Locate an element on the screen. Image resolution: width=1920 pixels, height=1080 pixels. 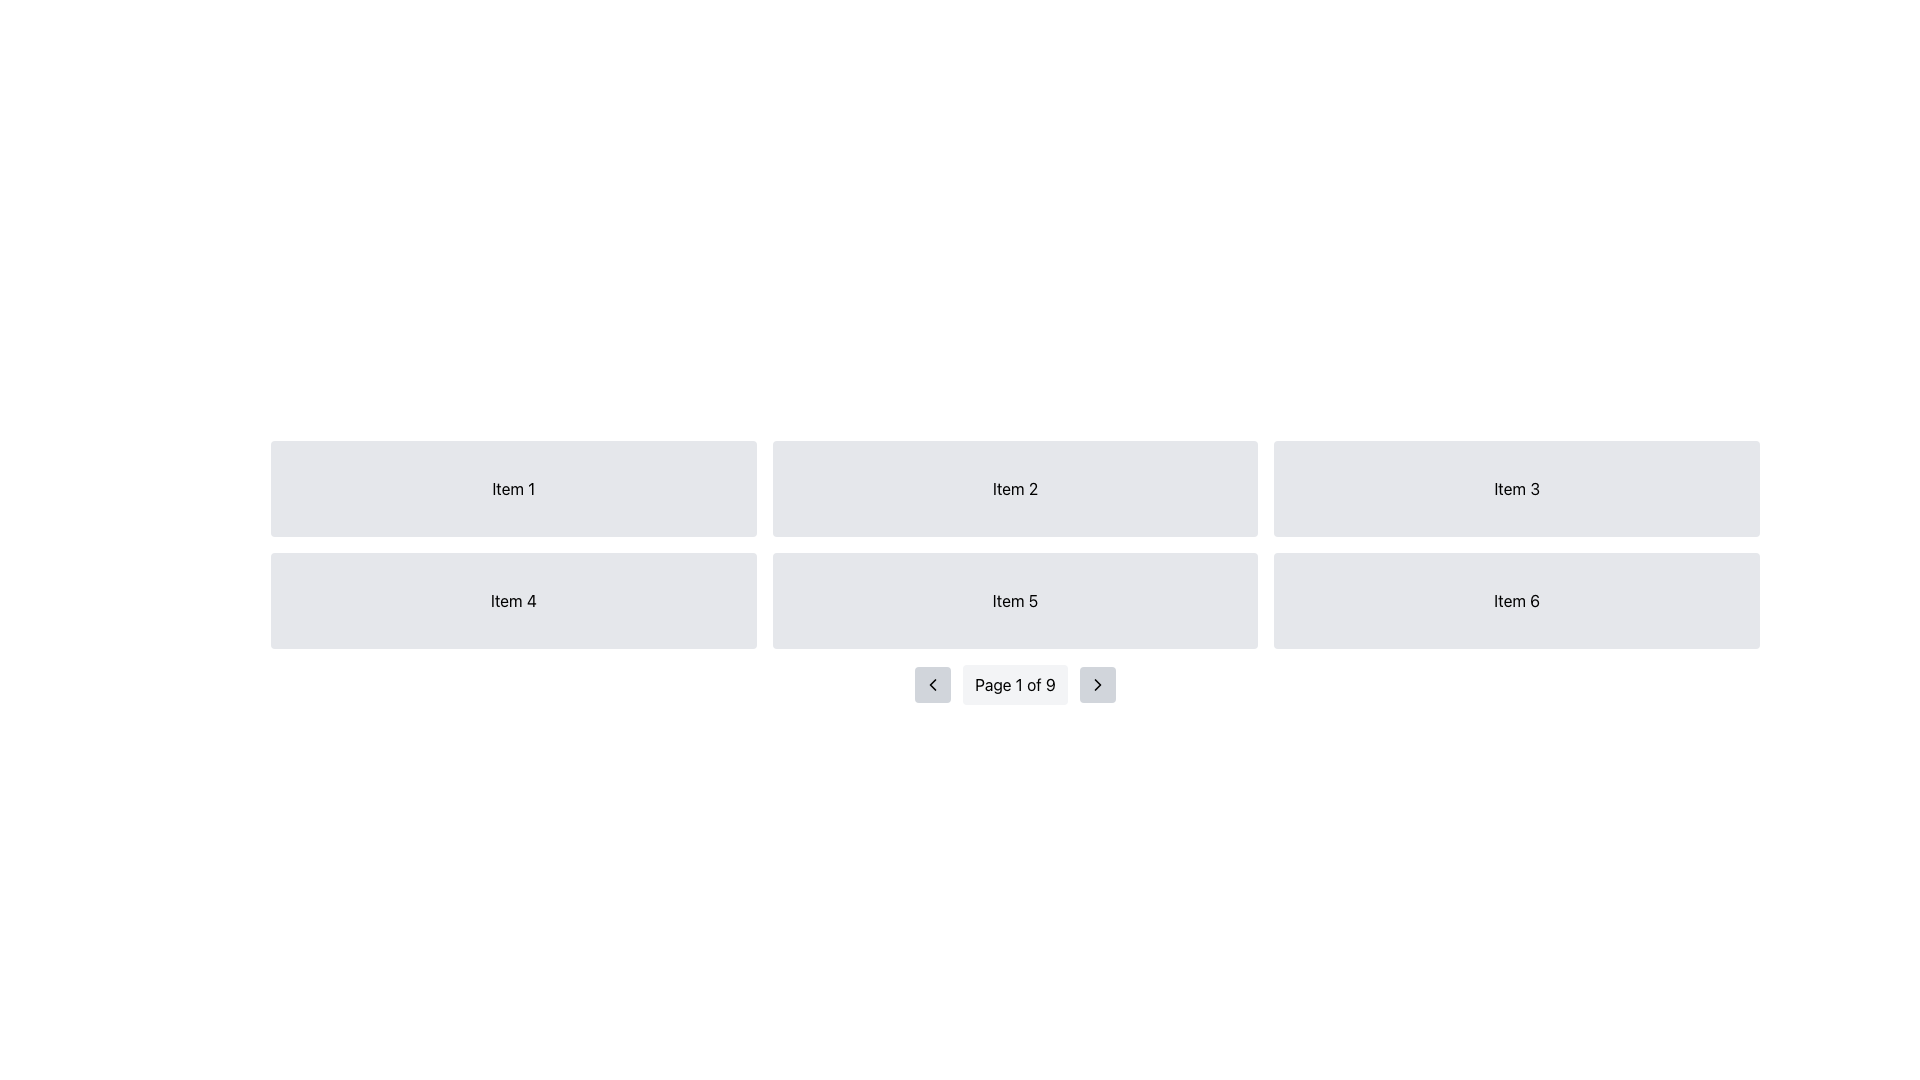
the right-facing chevron icon is located at coordinates (1096, 684).